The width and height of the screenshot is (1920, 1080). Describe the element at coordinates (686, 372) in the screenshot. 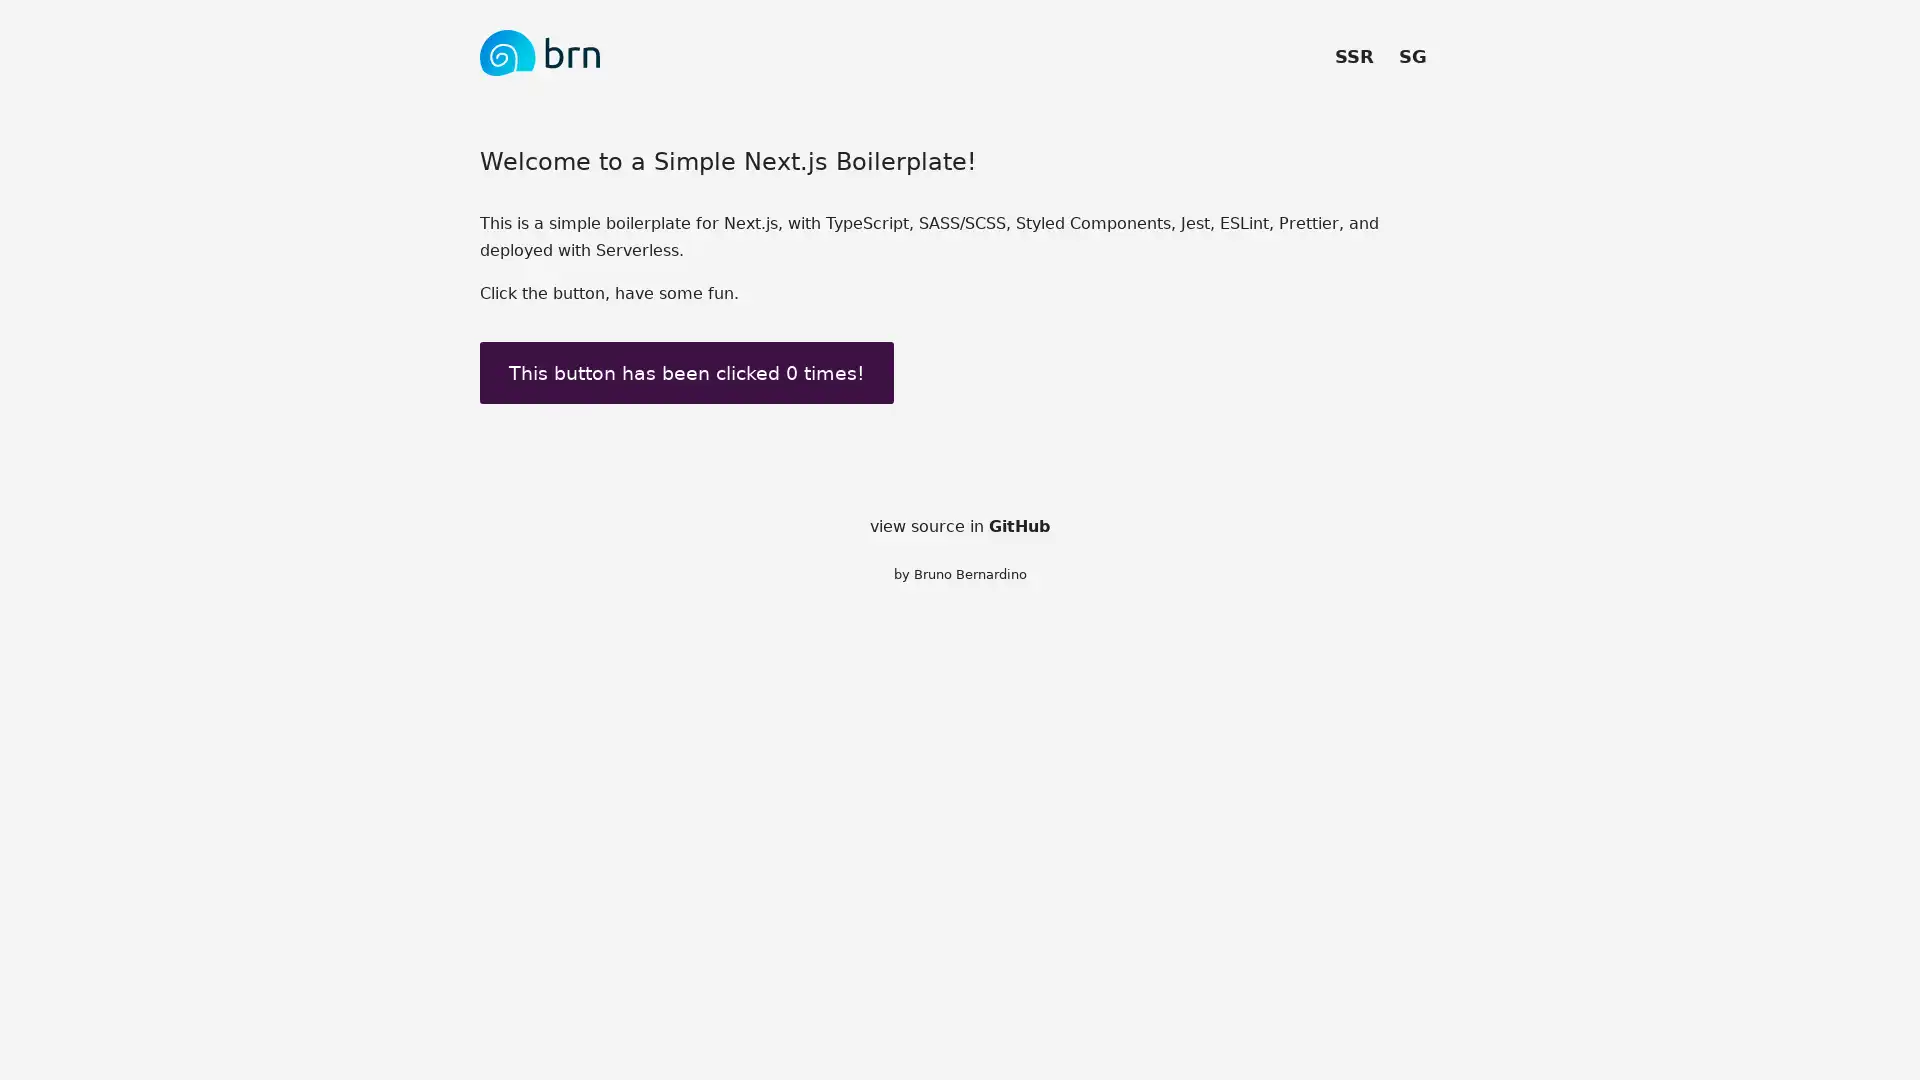

I see `This button has been clicked 0 times!` at that location.